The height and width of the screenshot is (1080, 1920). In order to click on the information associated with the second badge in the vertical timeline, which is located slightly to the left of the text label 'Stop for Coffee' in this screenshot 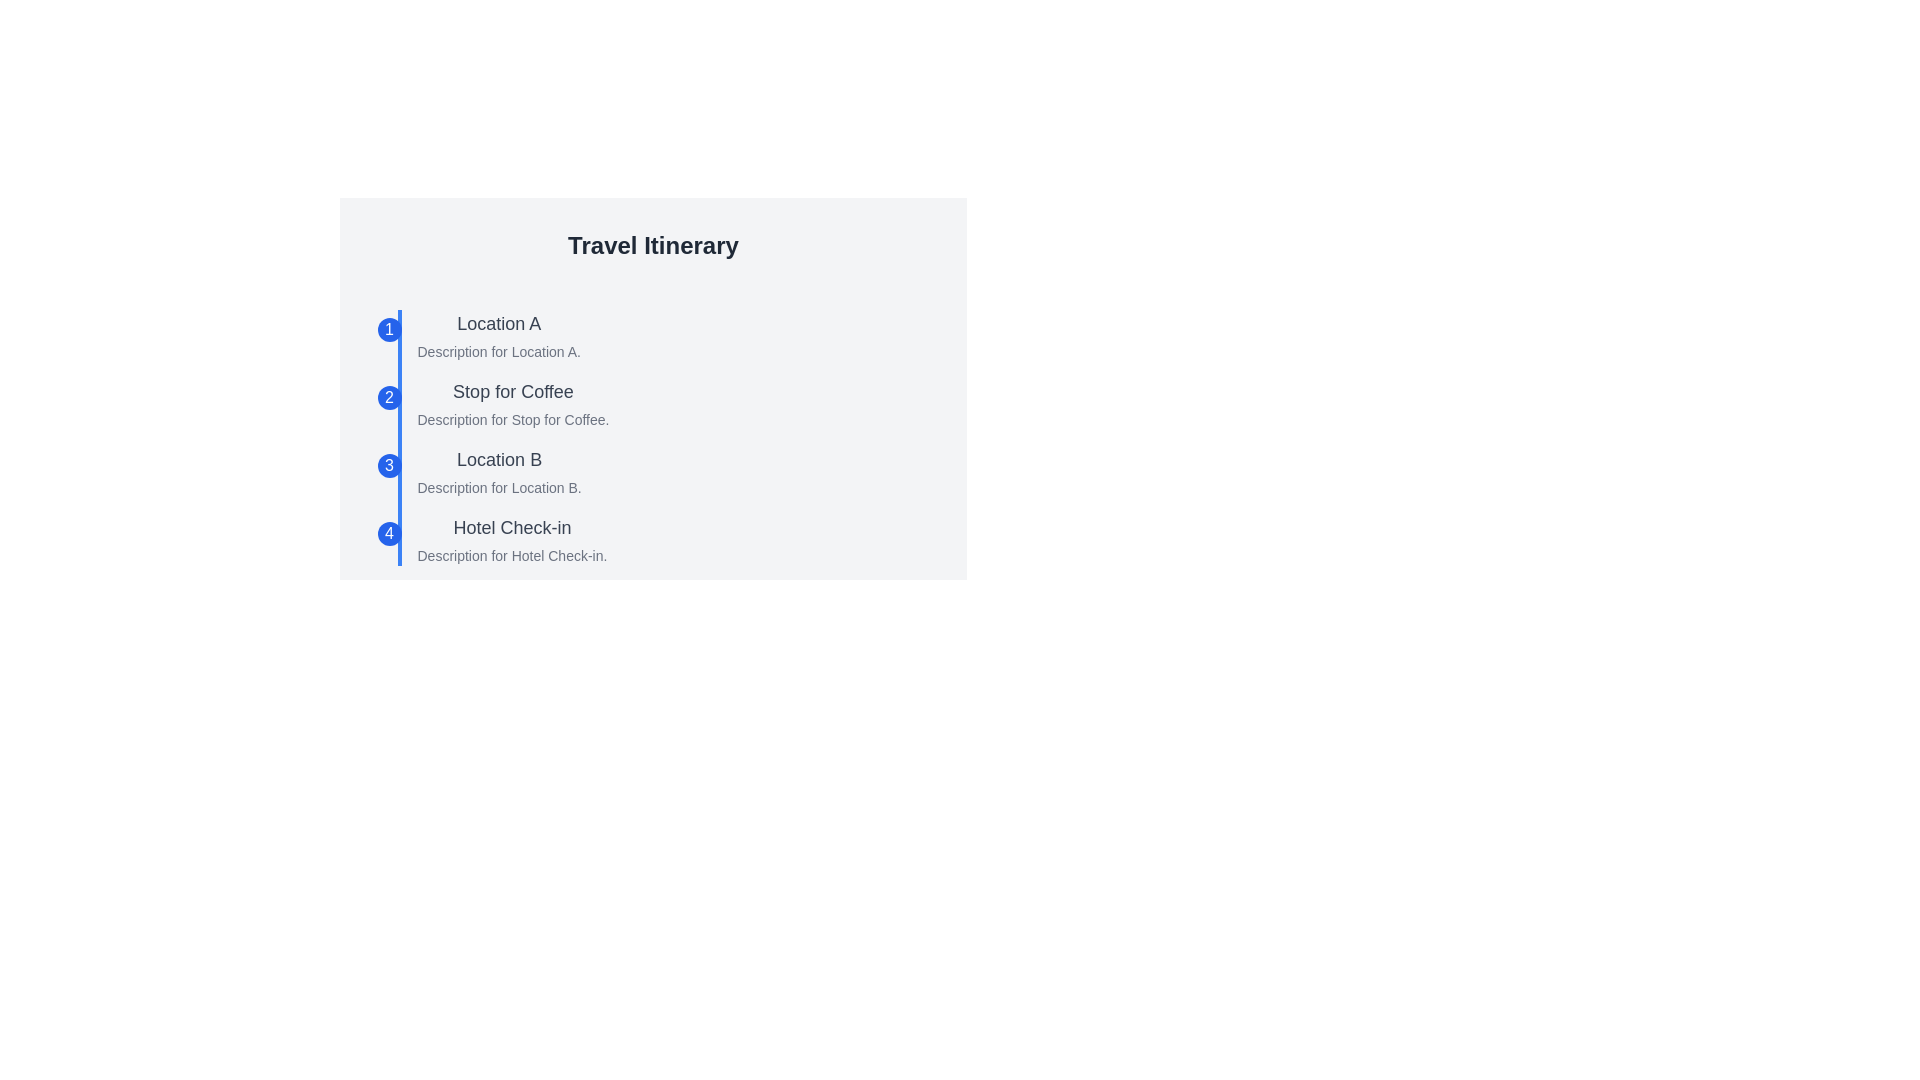, I will do `click(389, 397)`.